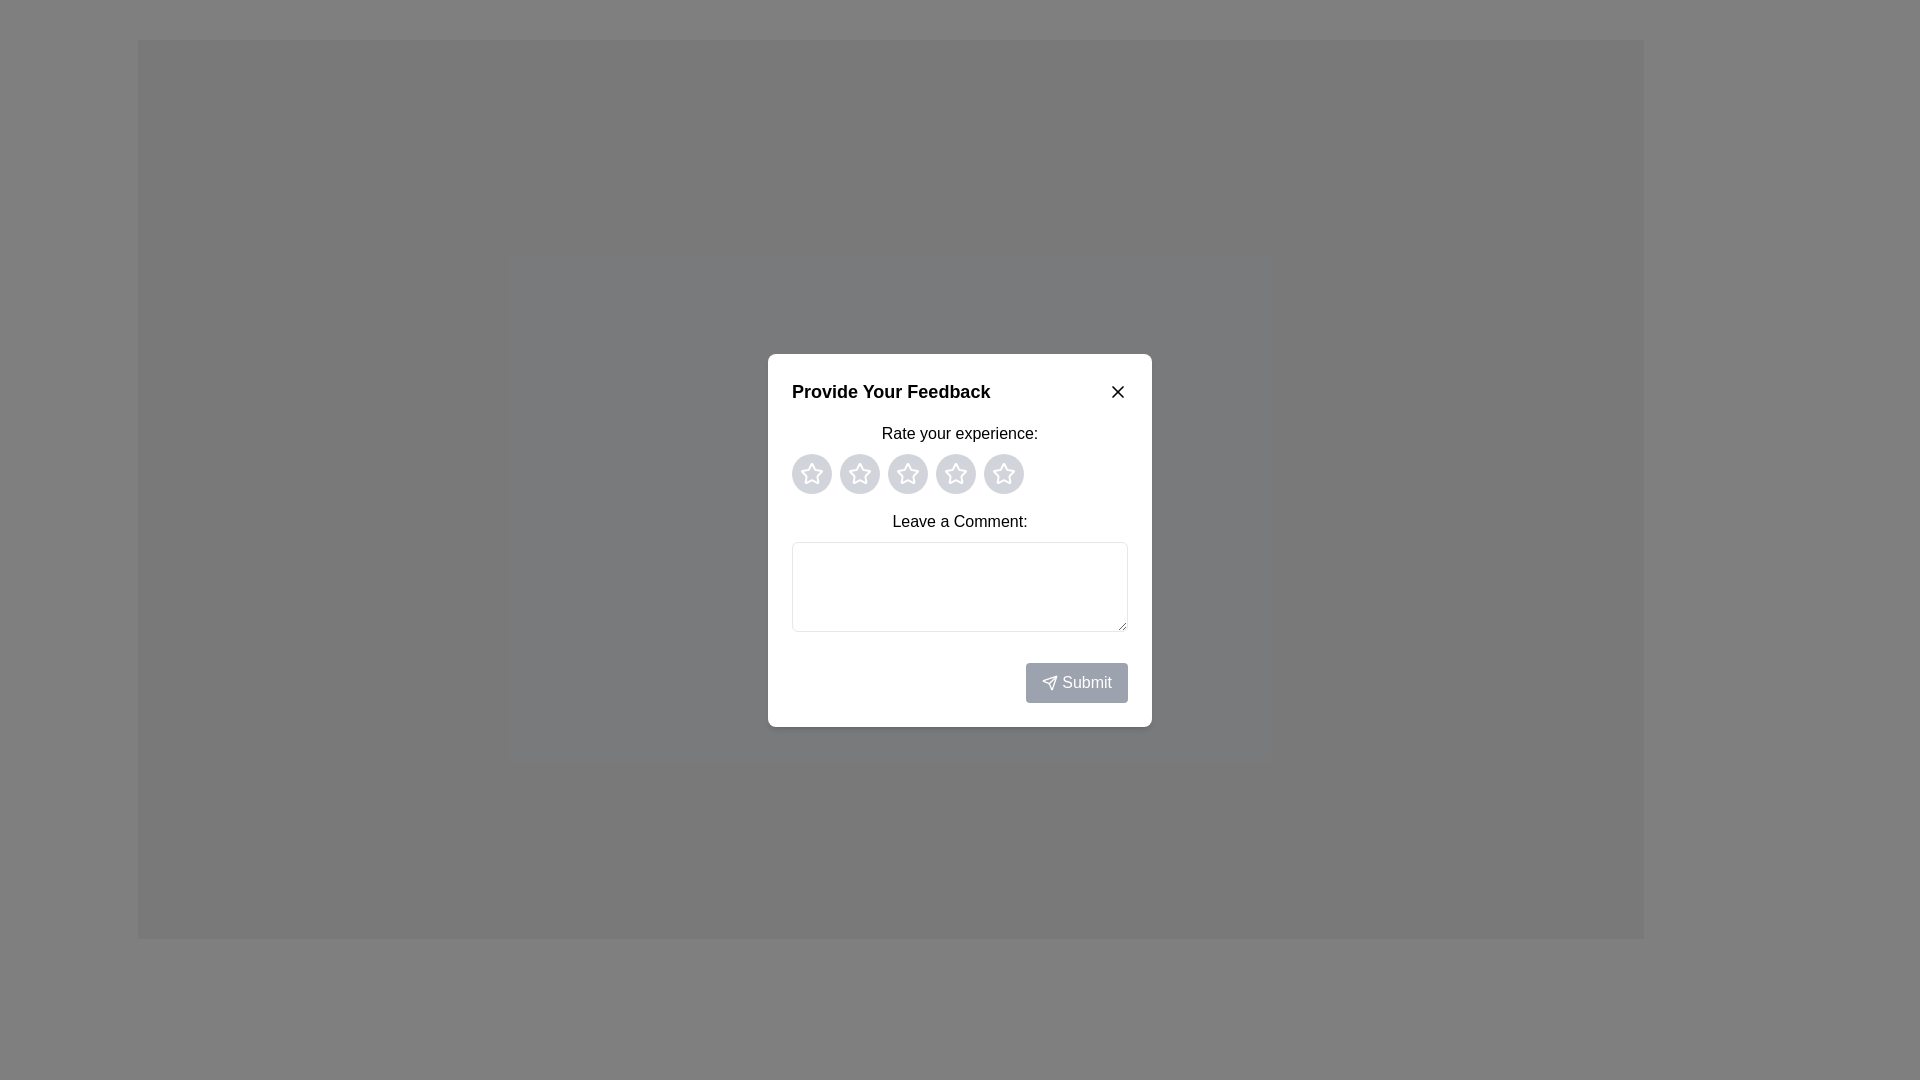 The width and height of the screenshot is (1920, 1080). What do you see at coordinates (859, 473) in the screenshot?
I see `the second rating star button, which represents a 2-star rating, located just beneath the 'Rate your experience' label in the modal interface` at bounding box center [859, 473].